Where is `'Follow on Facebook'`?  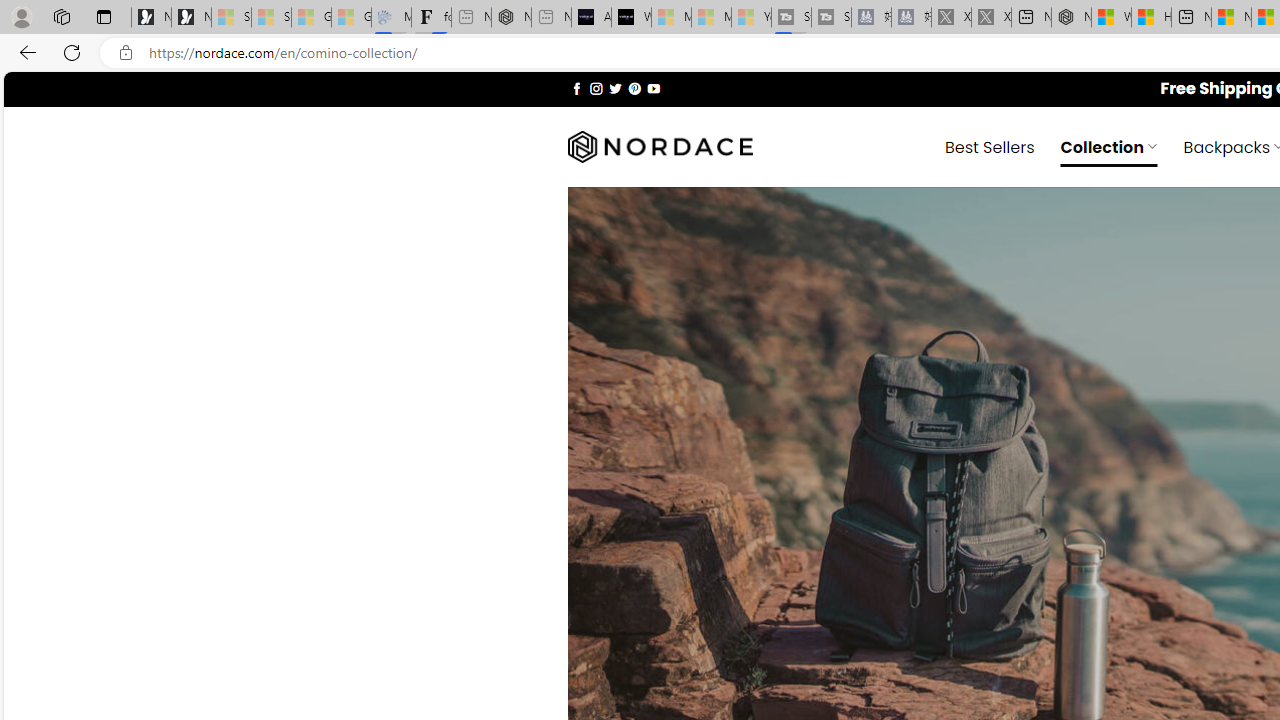 'Follow on Facebook' is located at coordinates (576, 87).